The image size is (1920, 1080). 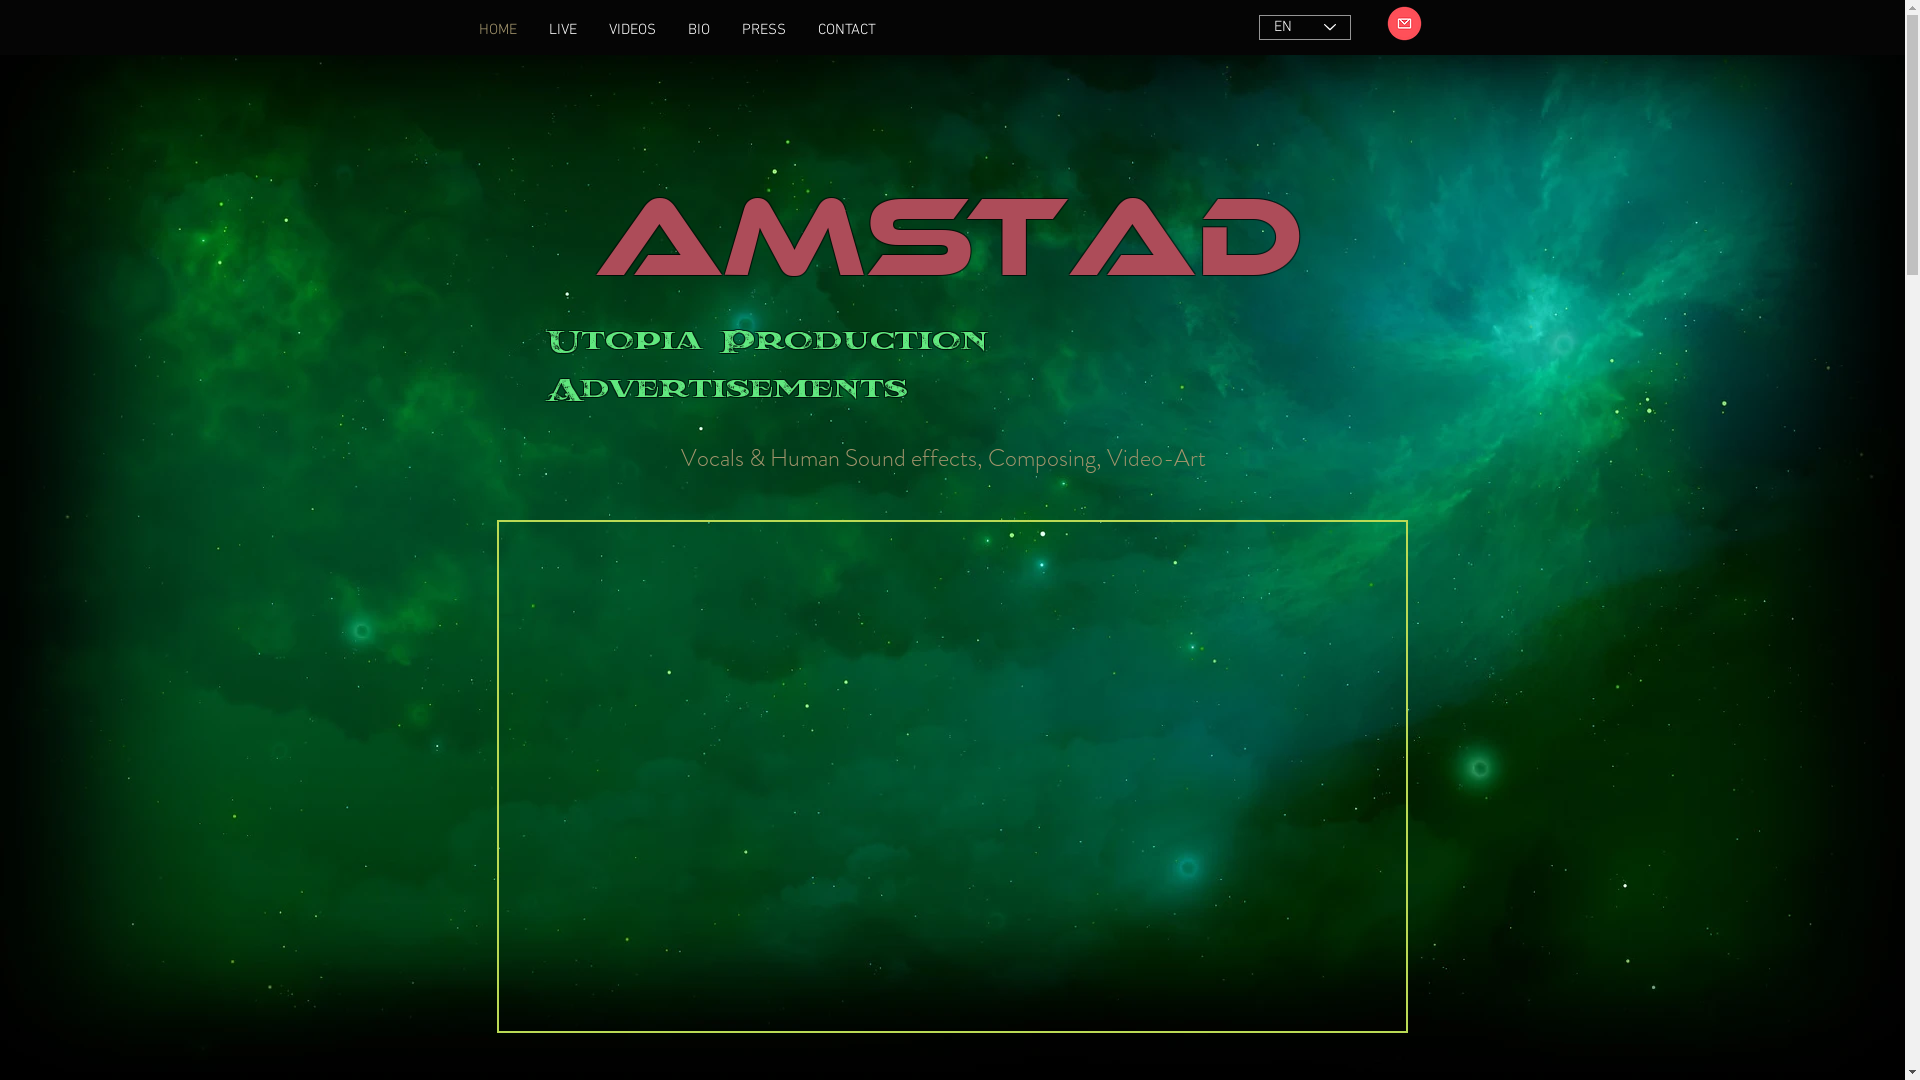 What do you see at coordinates (630, 30) in the screenshot?
I see `'VIDEOS'` at bounding box center [630, 30].